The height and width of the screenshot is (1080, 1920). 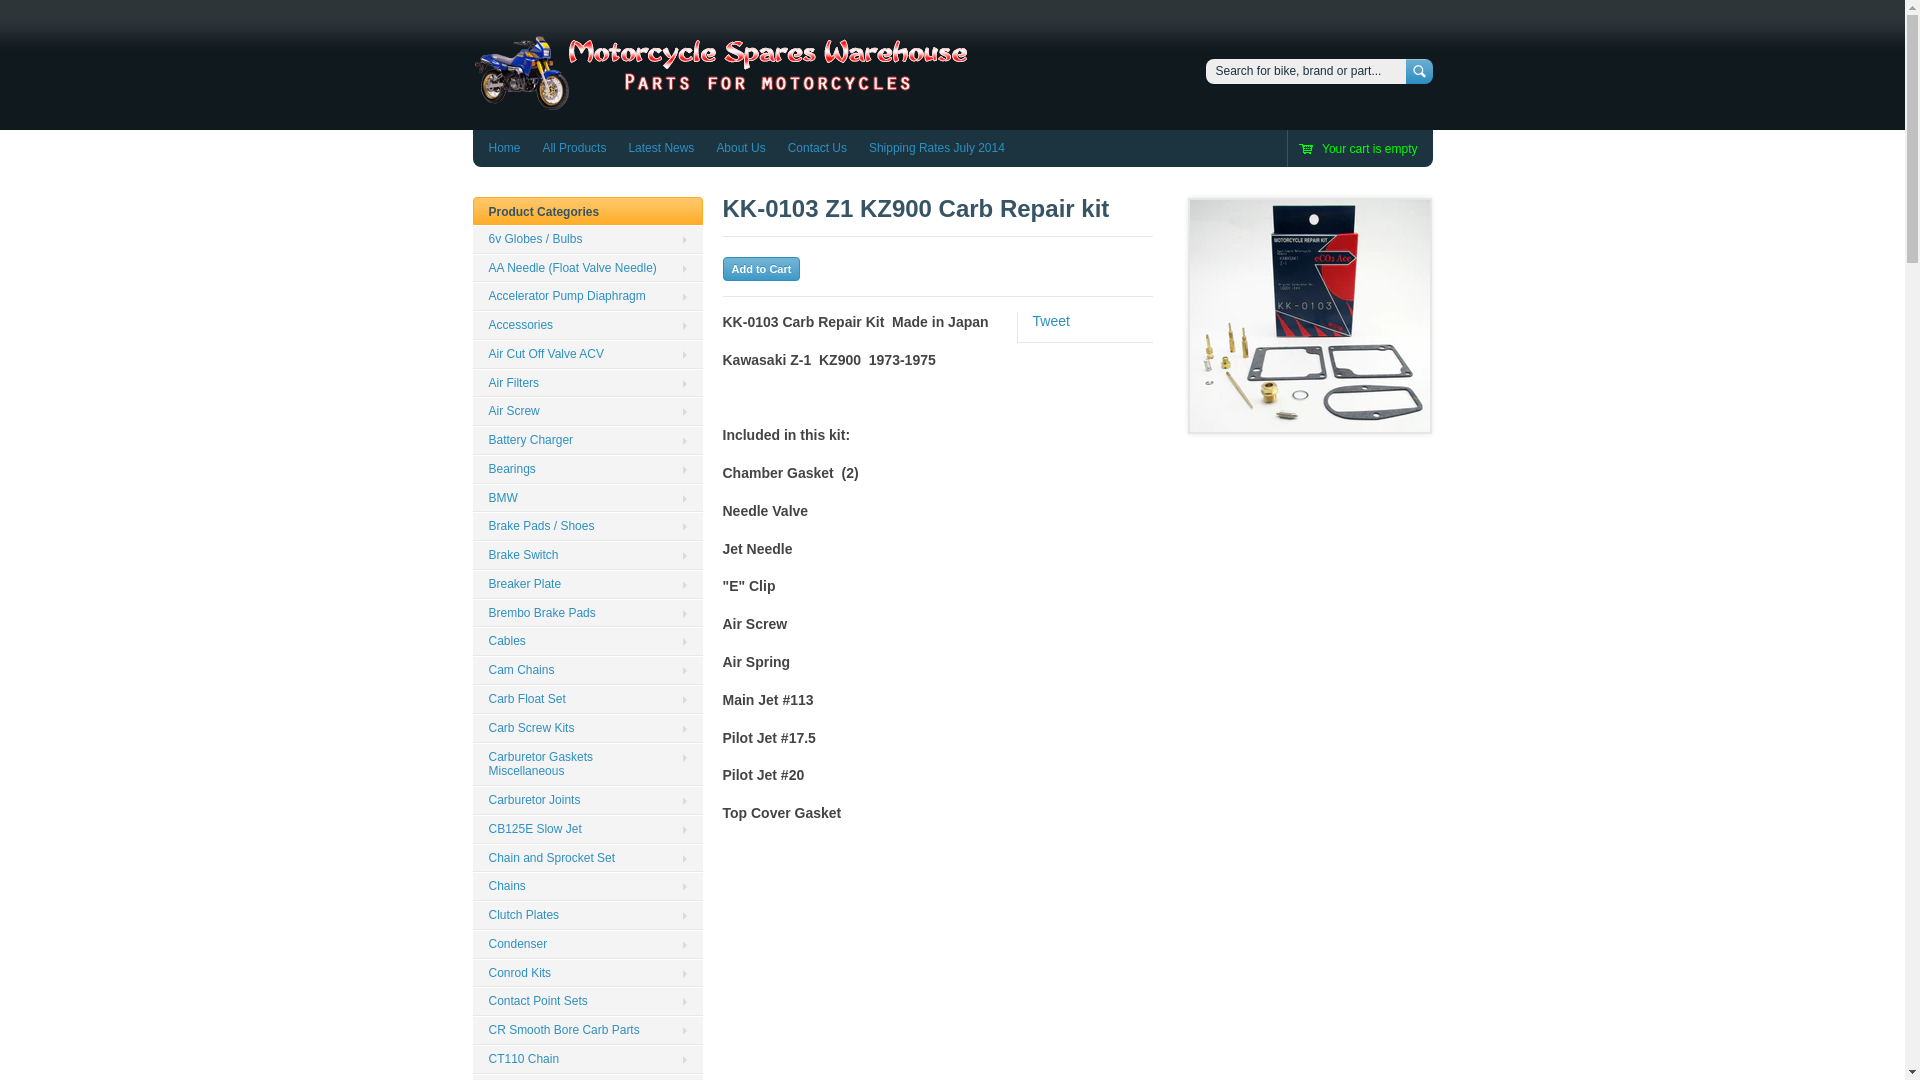 I want to click on 'Search', so click(x=1418, y=70).